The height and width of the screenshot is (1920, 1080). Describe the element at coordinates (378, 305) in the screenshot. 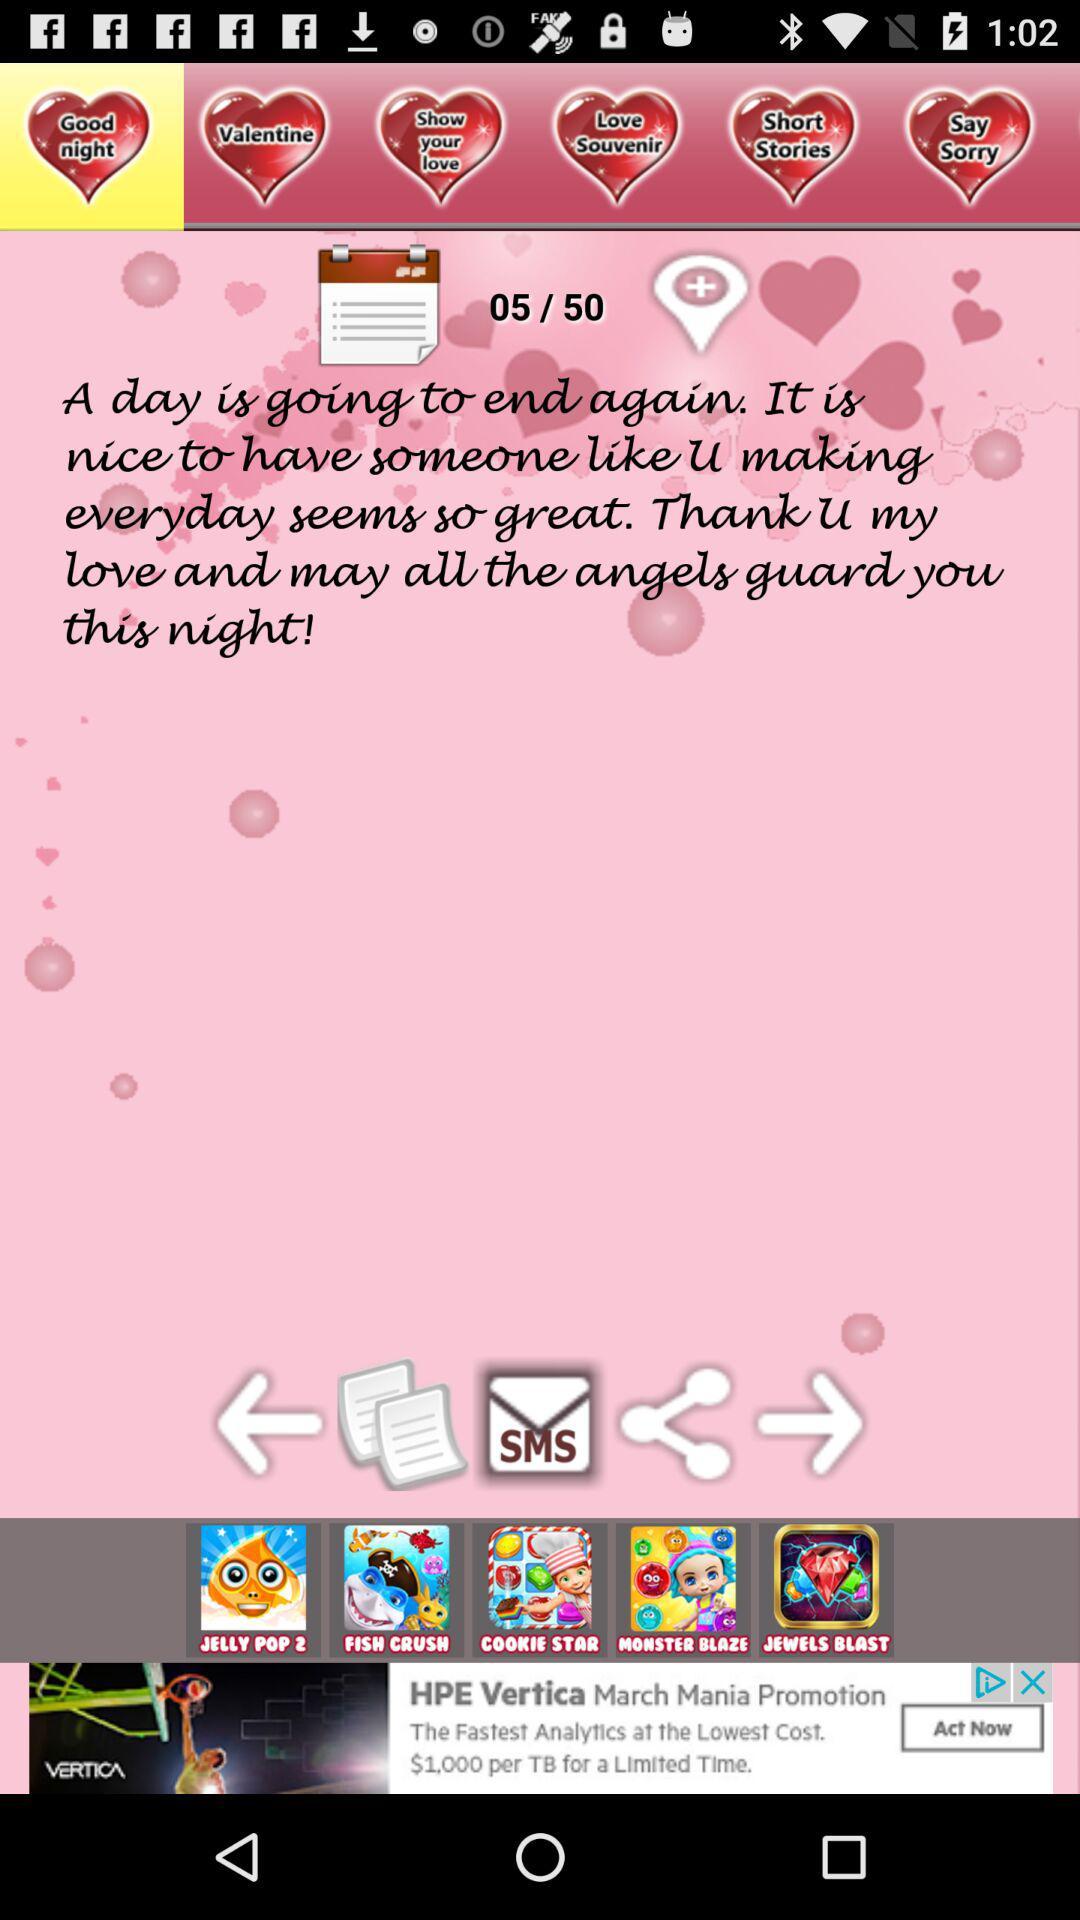

I see `text book button on web page` at that location.